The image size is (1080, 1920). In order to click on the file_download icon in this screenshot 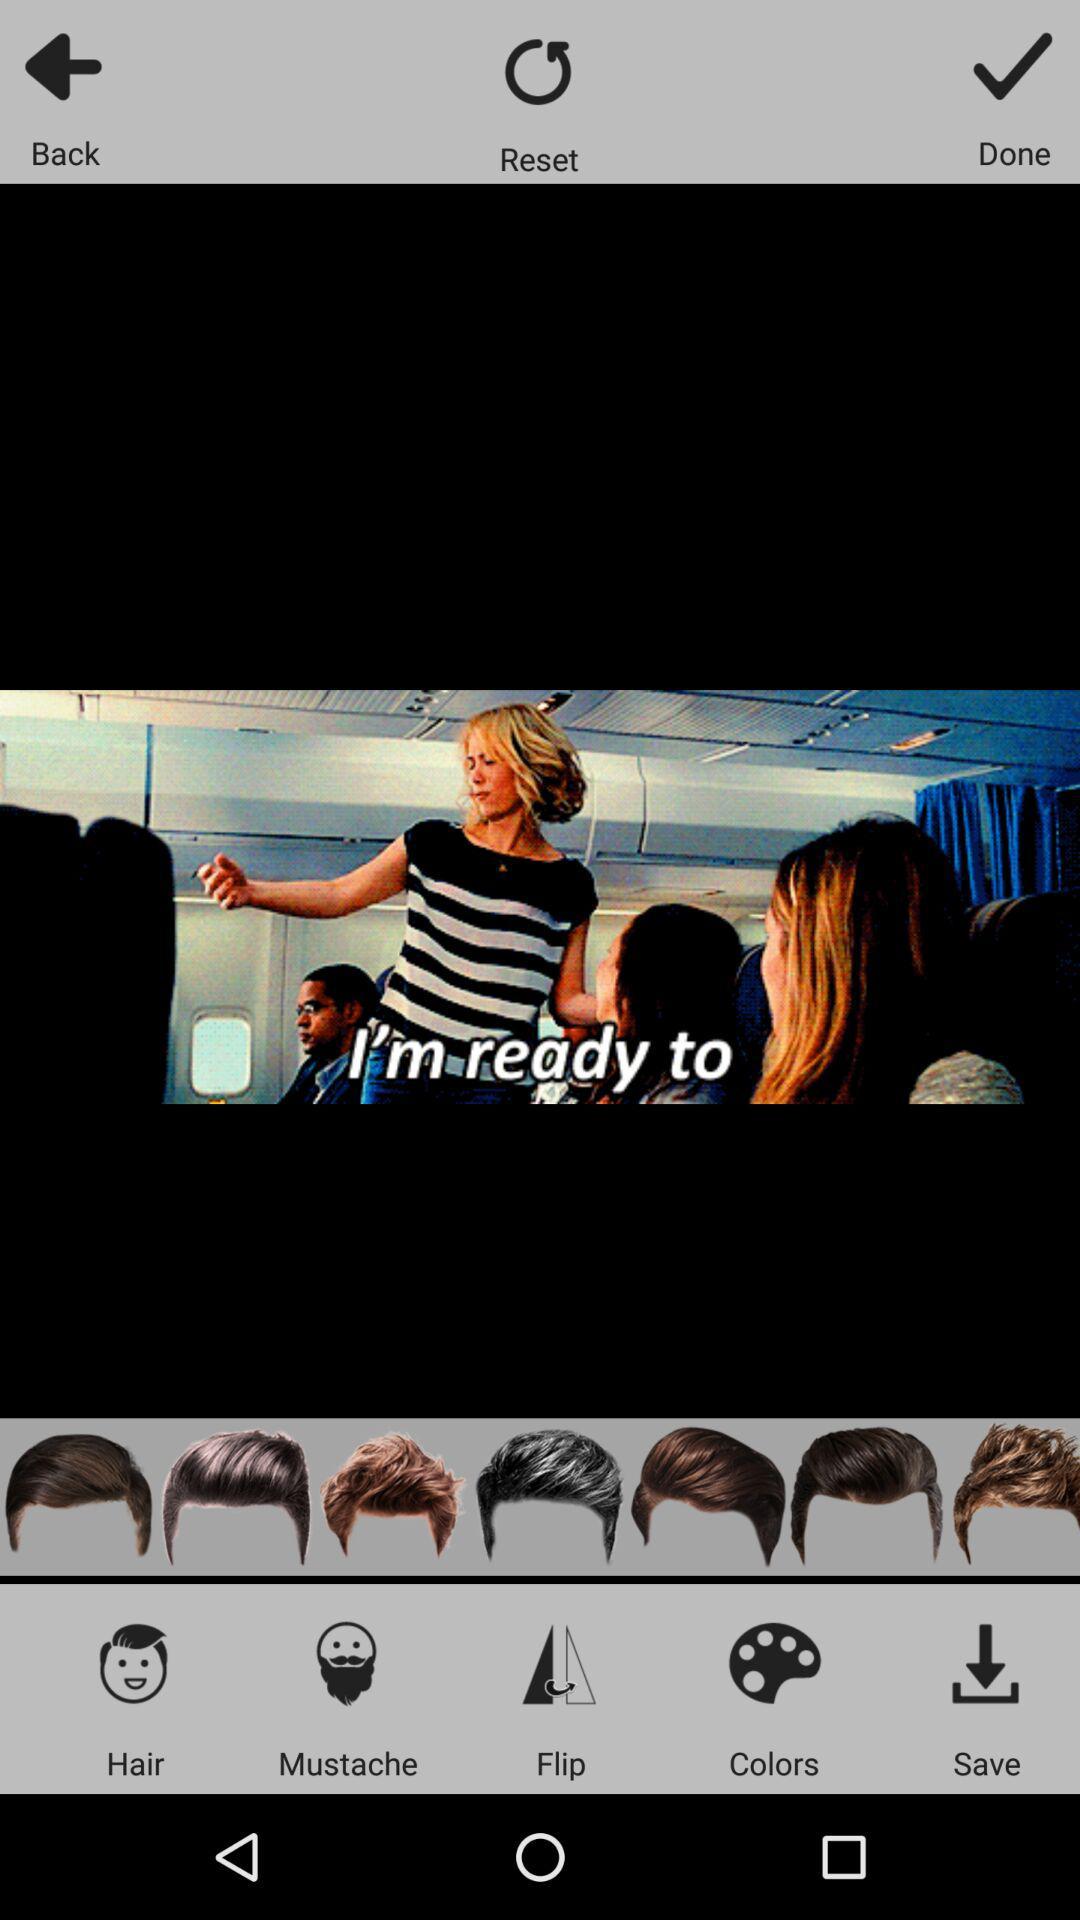, I will do `click(986, 1662)`.